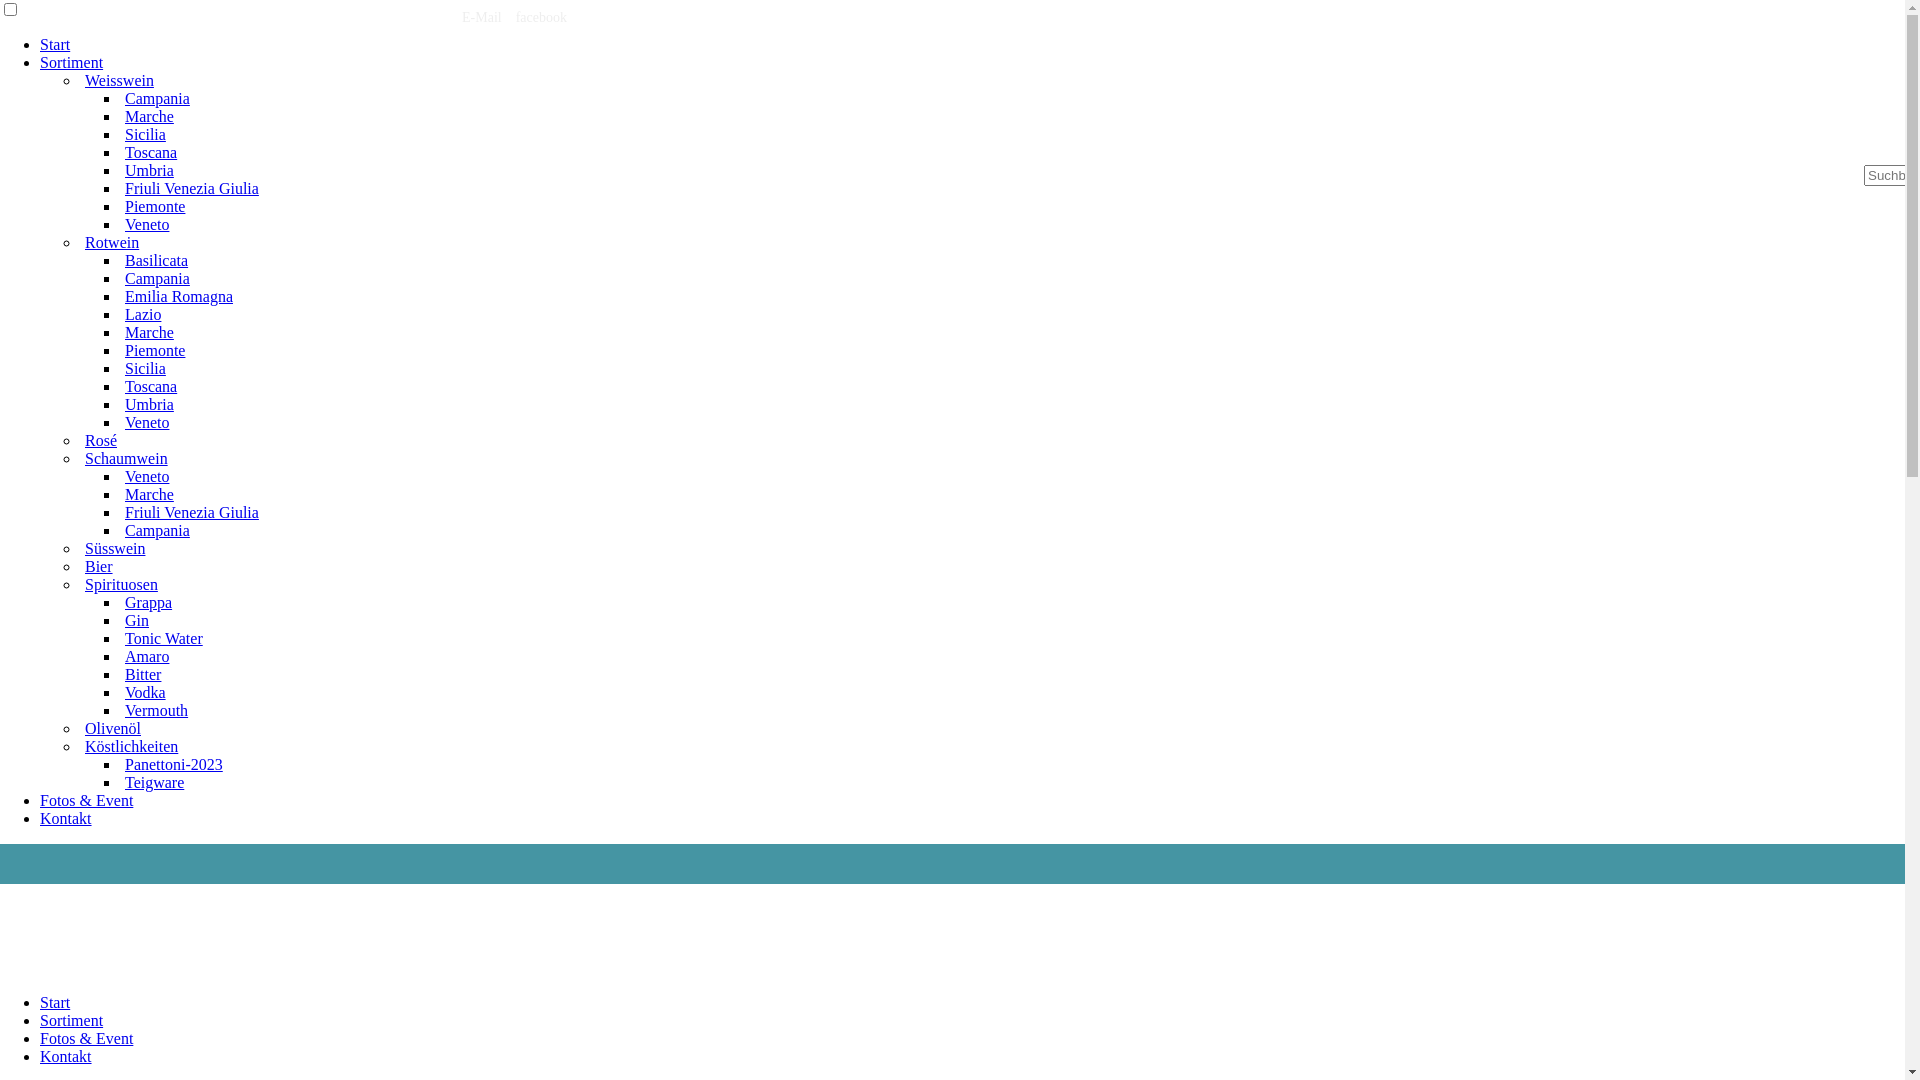 The image size is (1920, 1080). I want to click on 'Fotos & Event', so click(85, 799).